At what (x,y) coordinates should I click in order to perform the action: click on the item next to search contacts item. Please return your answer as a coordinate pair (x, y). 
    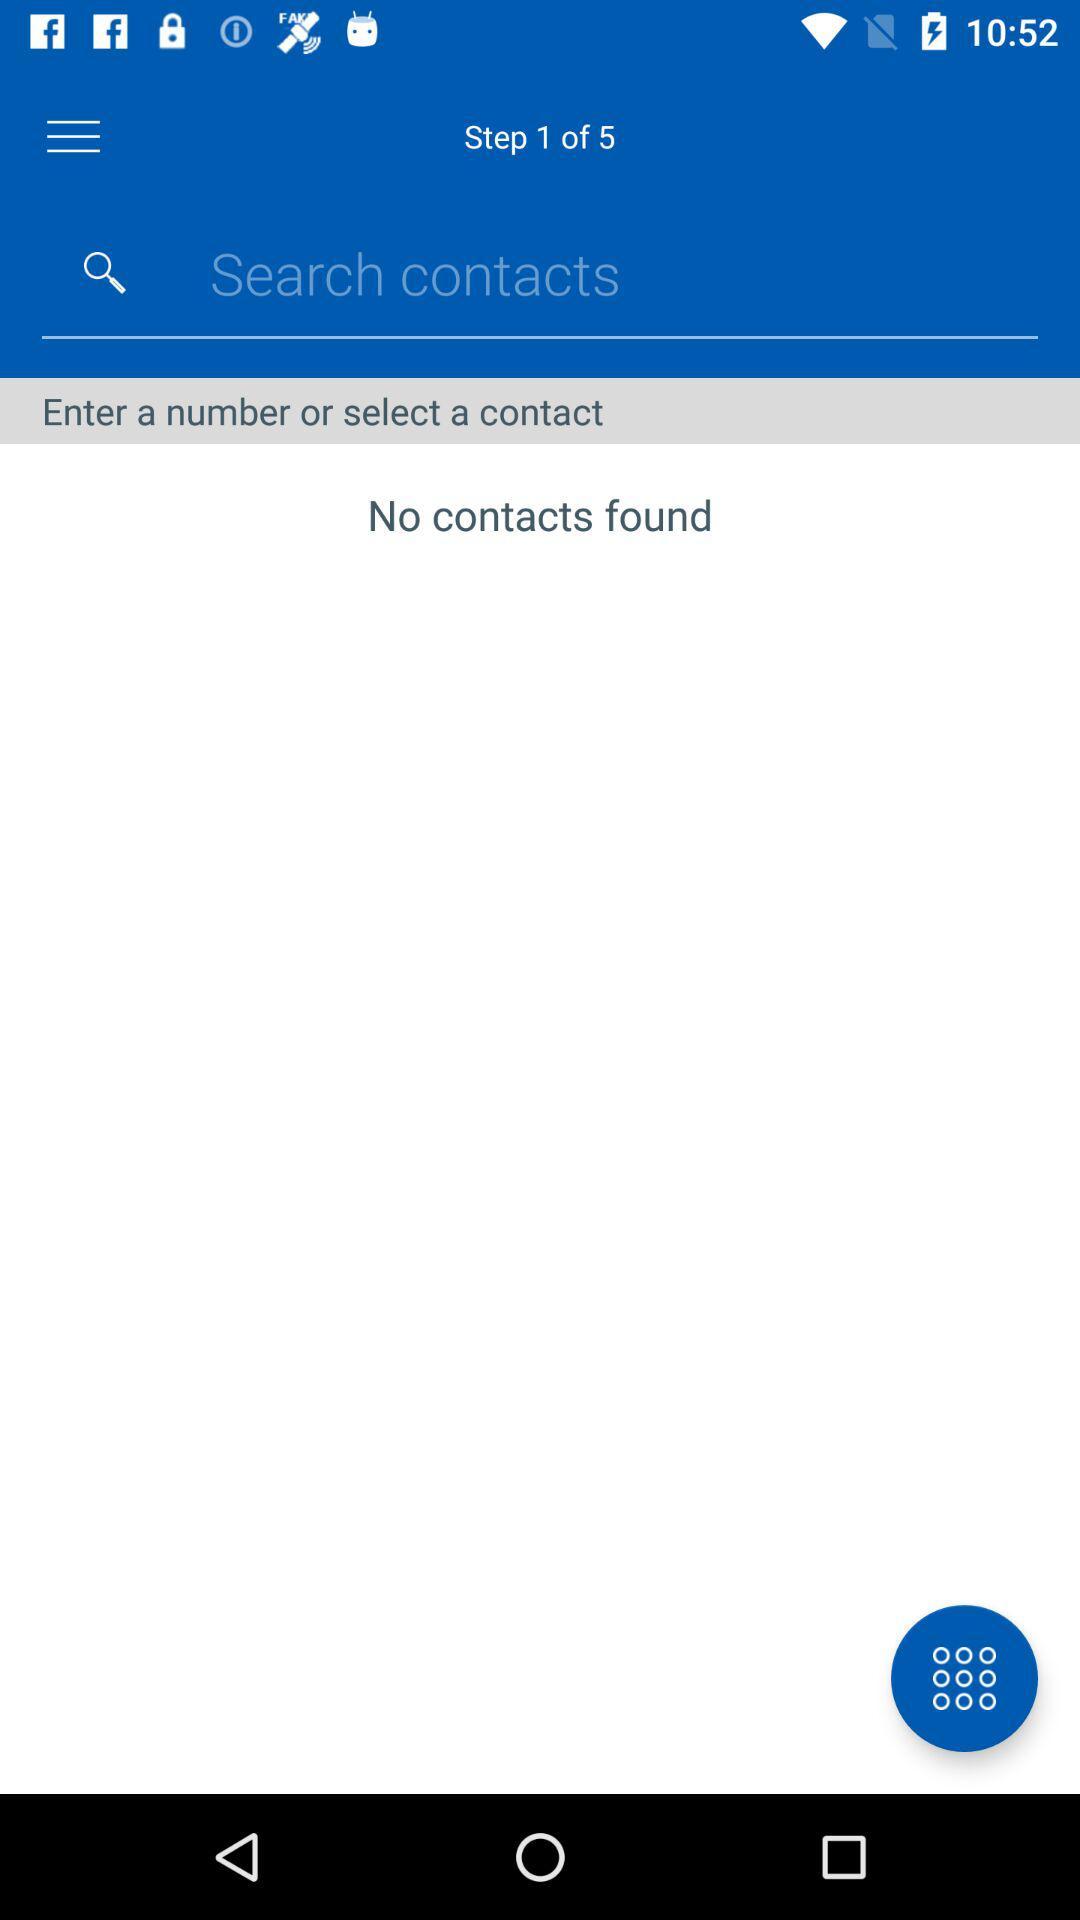
    Looking at the image, I should click on (104, 272).